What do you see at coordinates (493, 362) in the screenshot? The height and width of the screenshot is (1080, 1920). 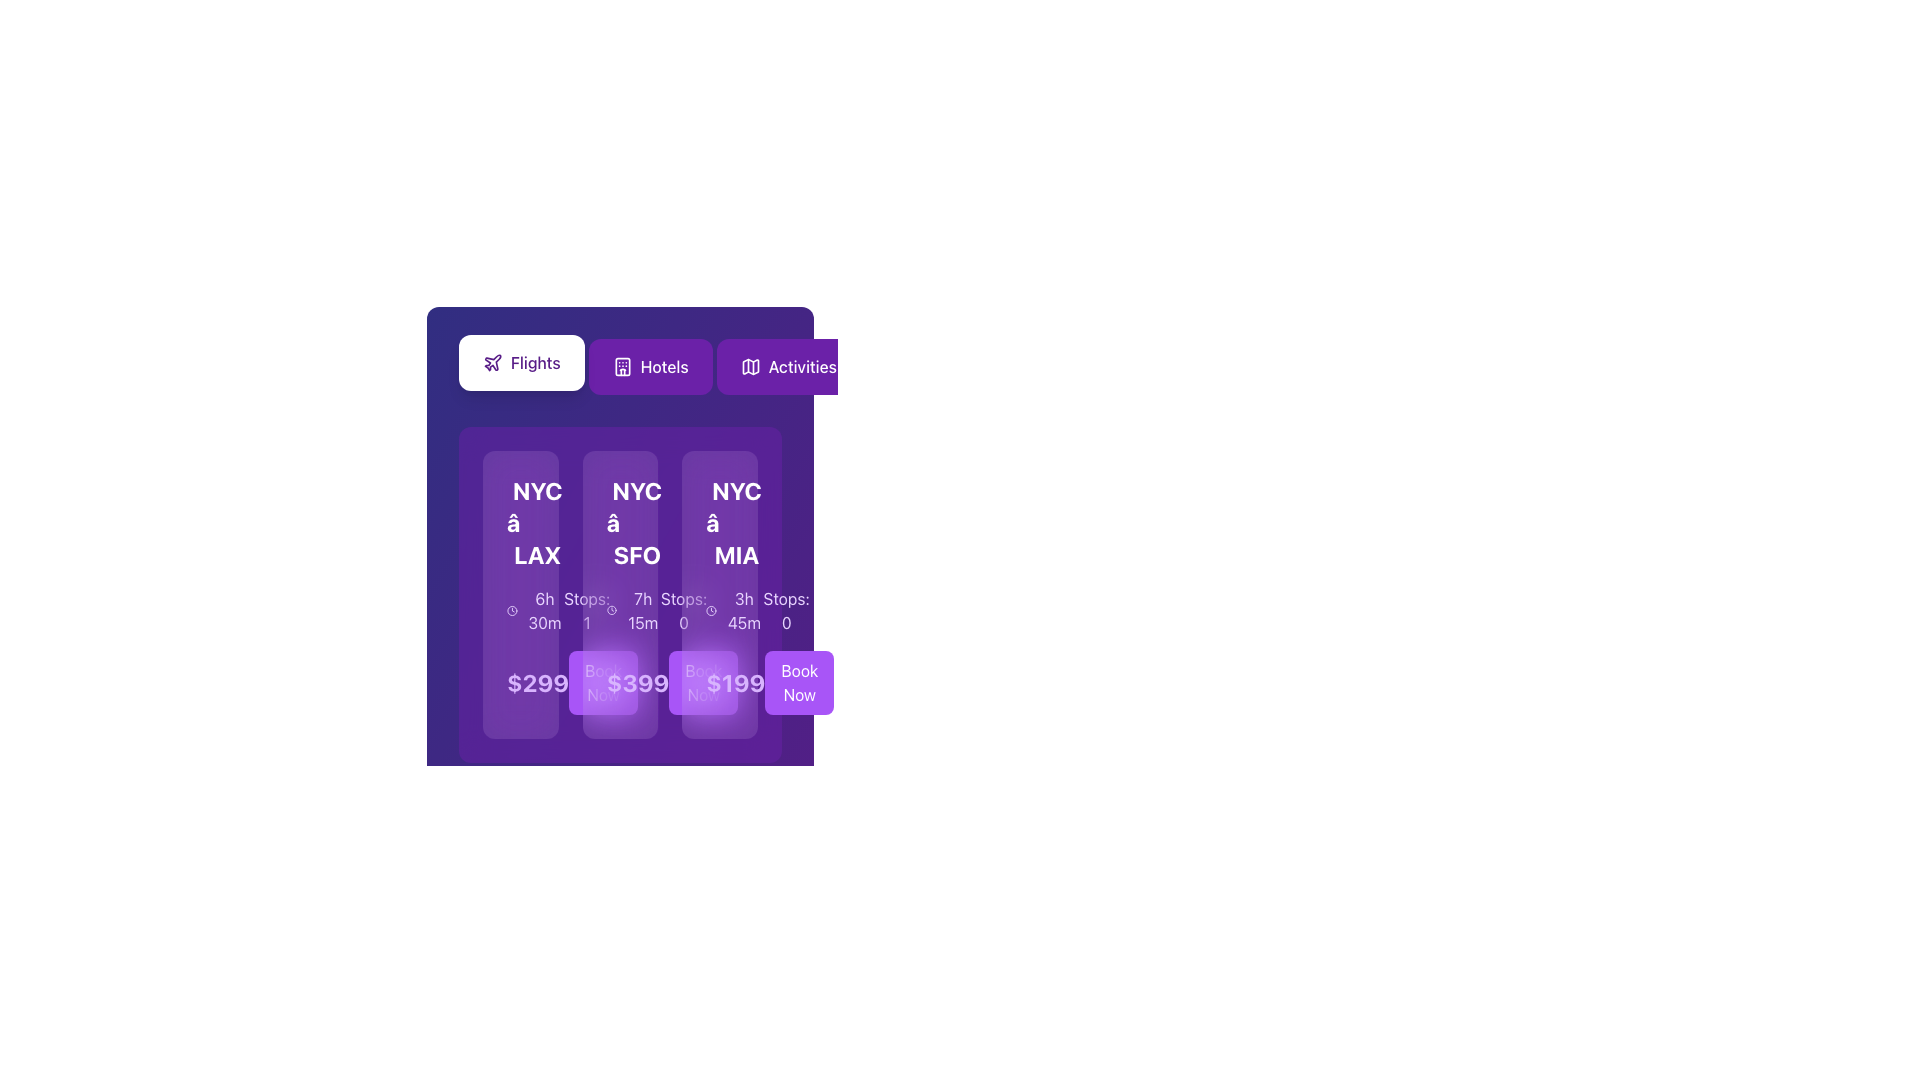 I see `the stylized airplane icon located on the left side of the 'Flights' button in the navigation bar` at bounding box center [493, 362].